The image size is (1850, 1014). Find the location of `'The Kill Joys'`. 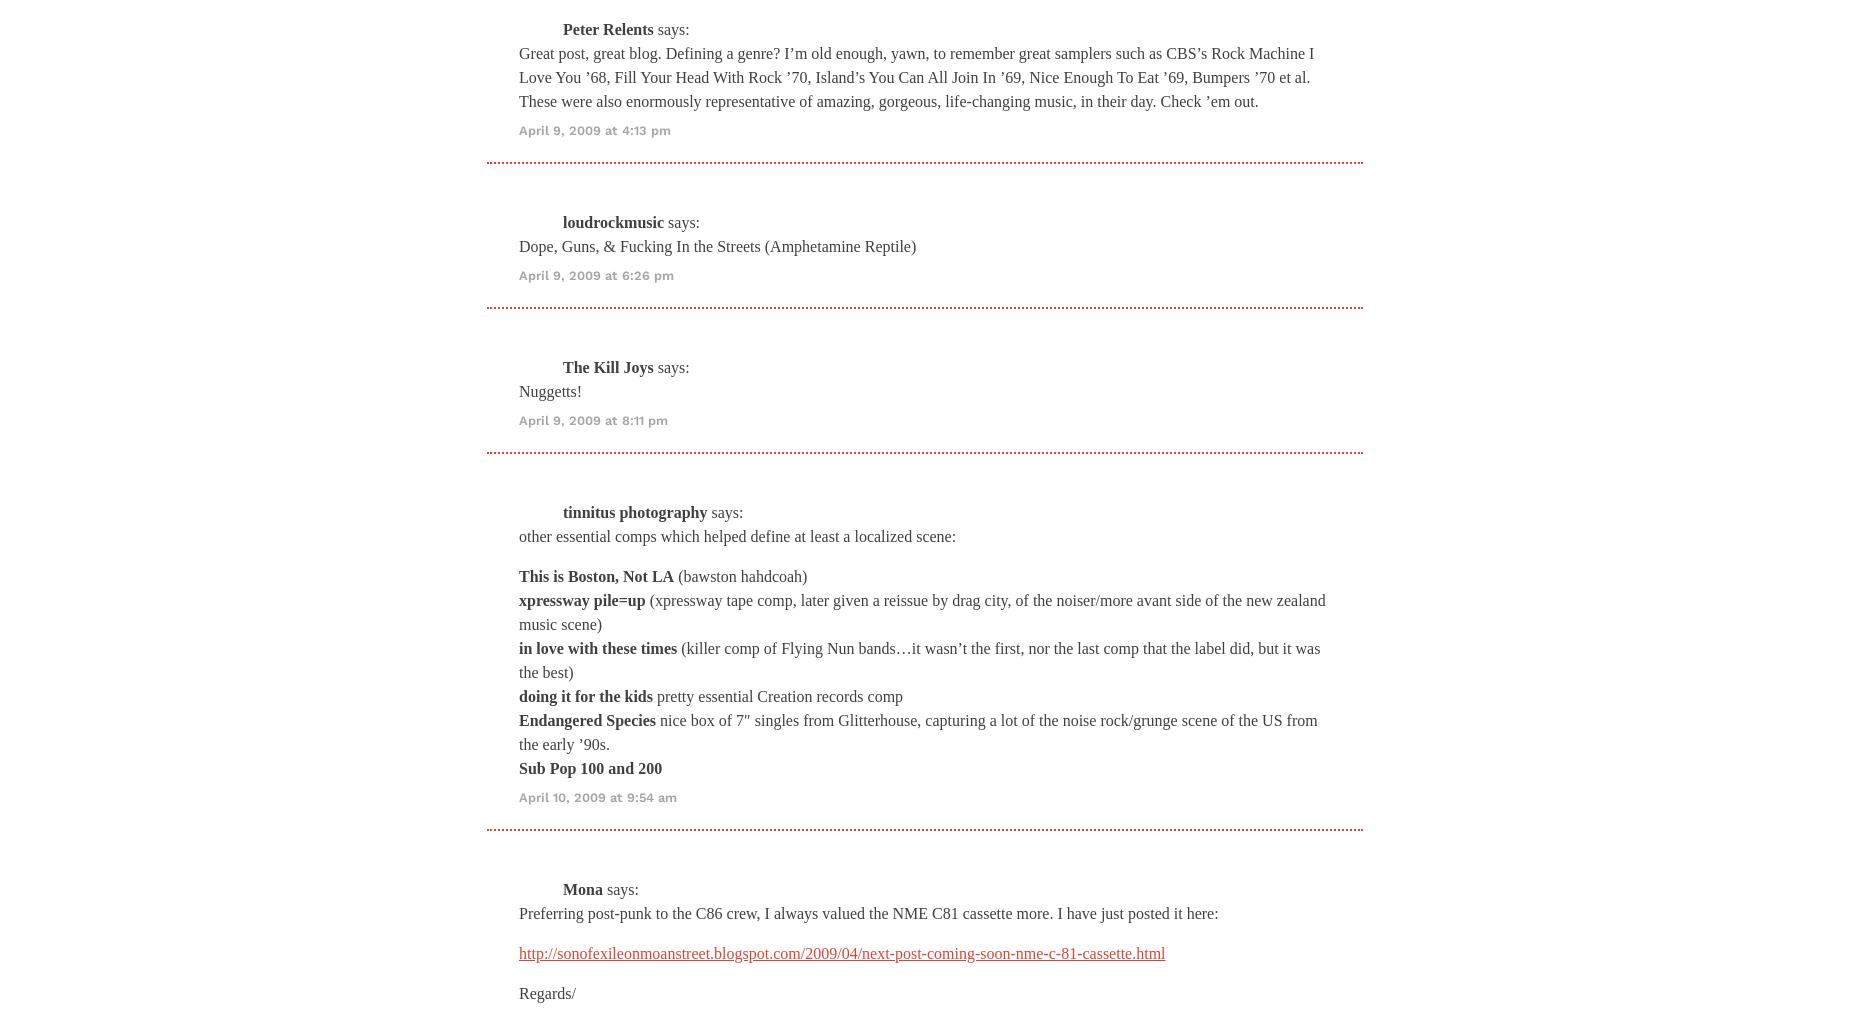

'The Kill Joys' is located at coordinates (607, 365).